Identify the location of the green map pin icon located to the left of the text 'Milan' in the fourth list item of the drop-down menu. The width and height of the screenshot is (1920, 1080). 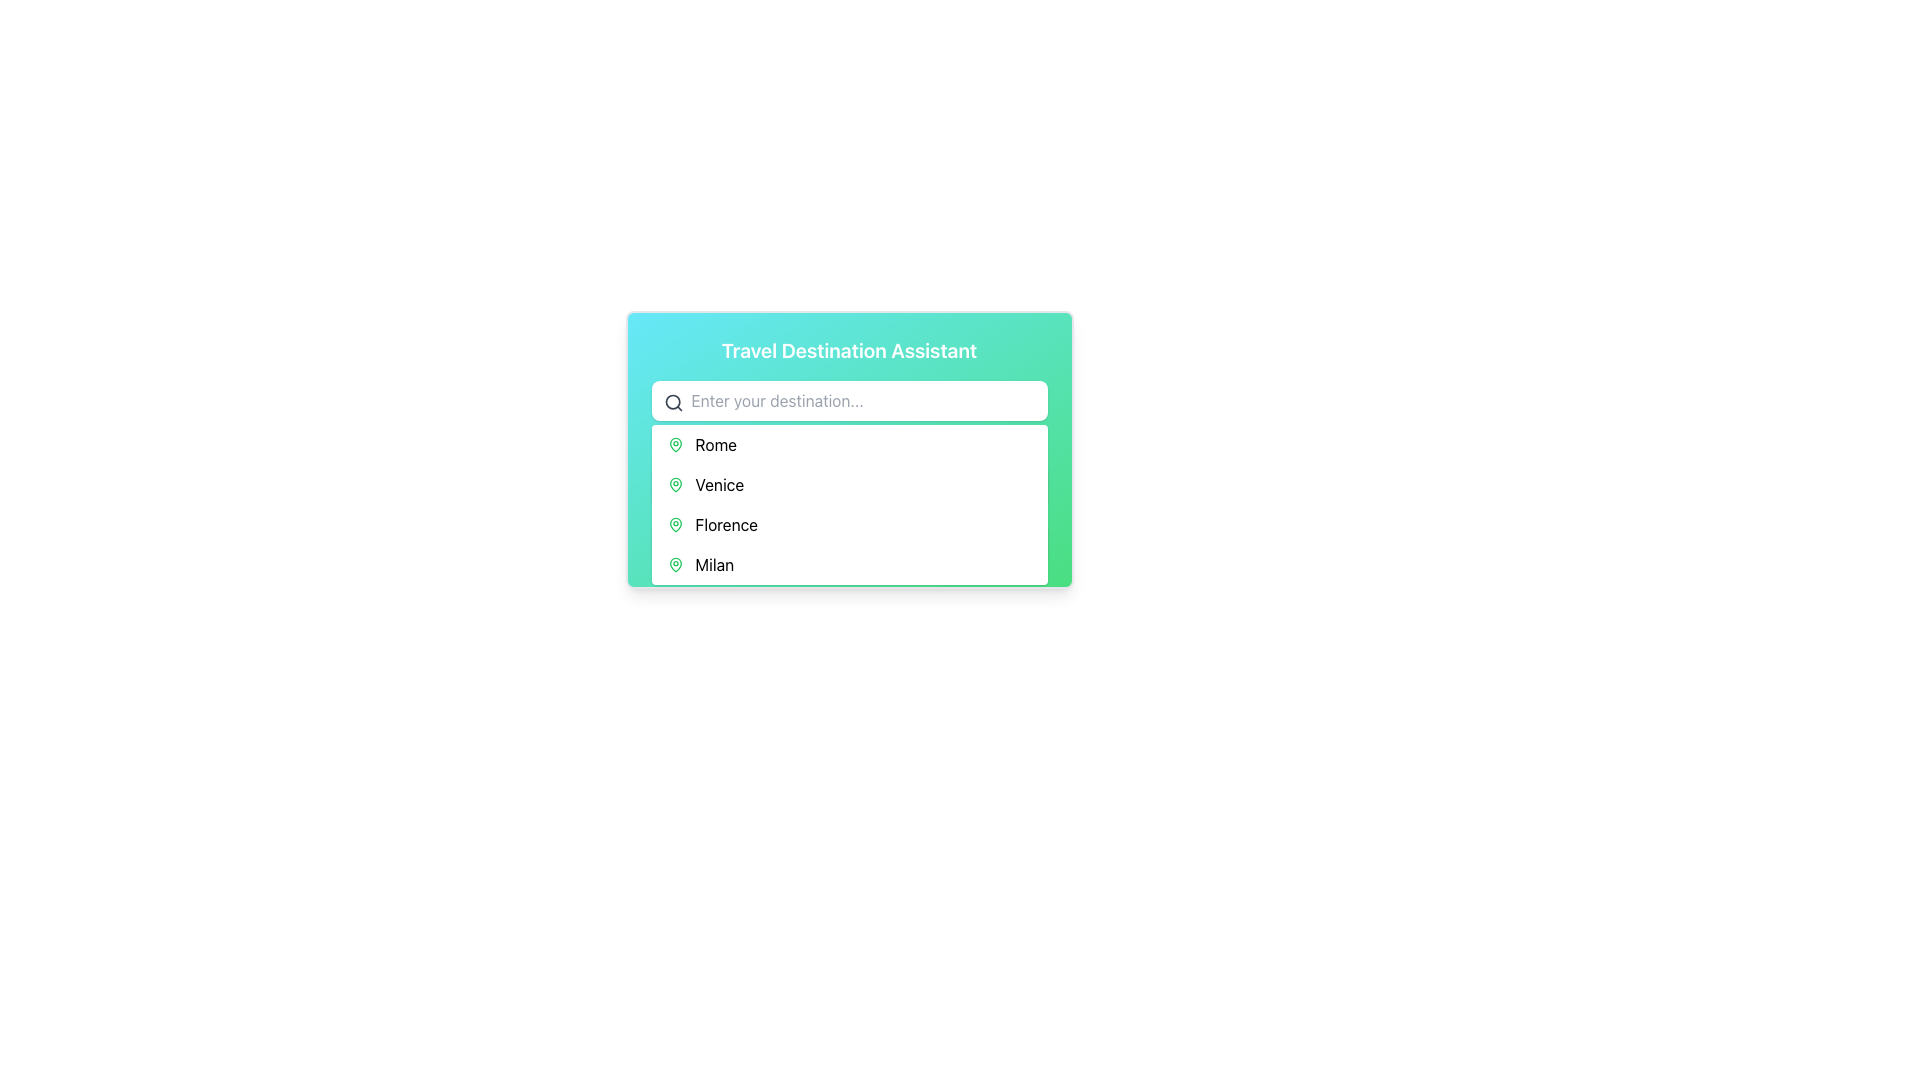
(675, 564).